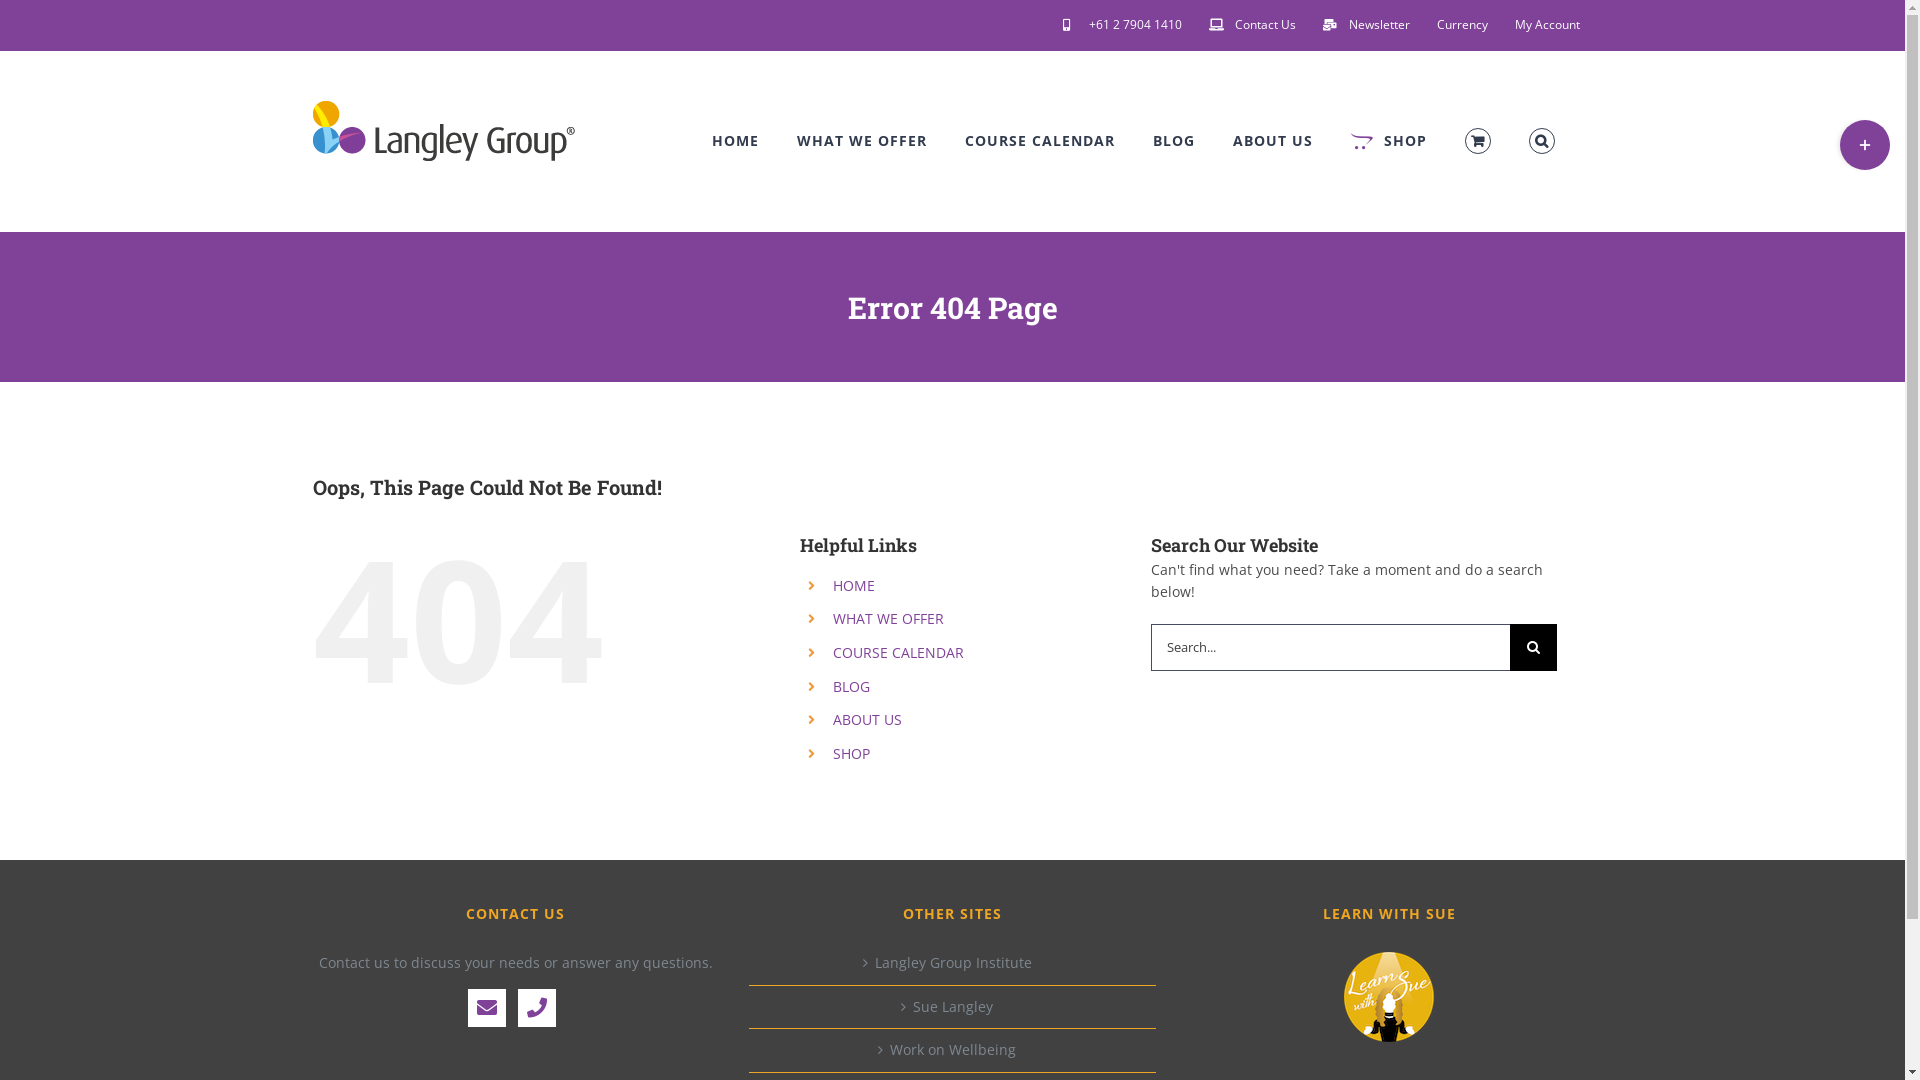 This screenshot has height=1080, width=1920. Describe the element at coordinates (1271, 140) in the screenshot. I see `'ABOUT US'` at that location.